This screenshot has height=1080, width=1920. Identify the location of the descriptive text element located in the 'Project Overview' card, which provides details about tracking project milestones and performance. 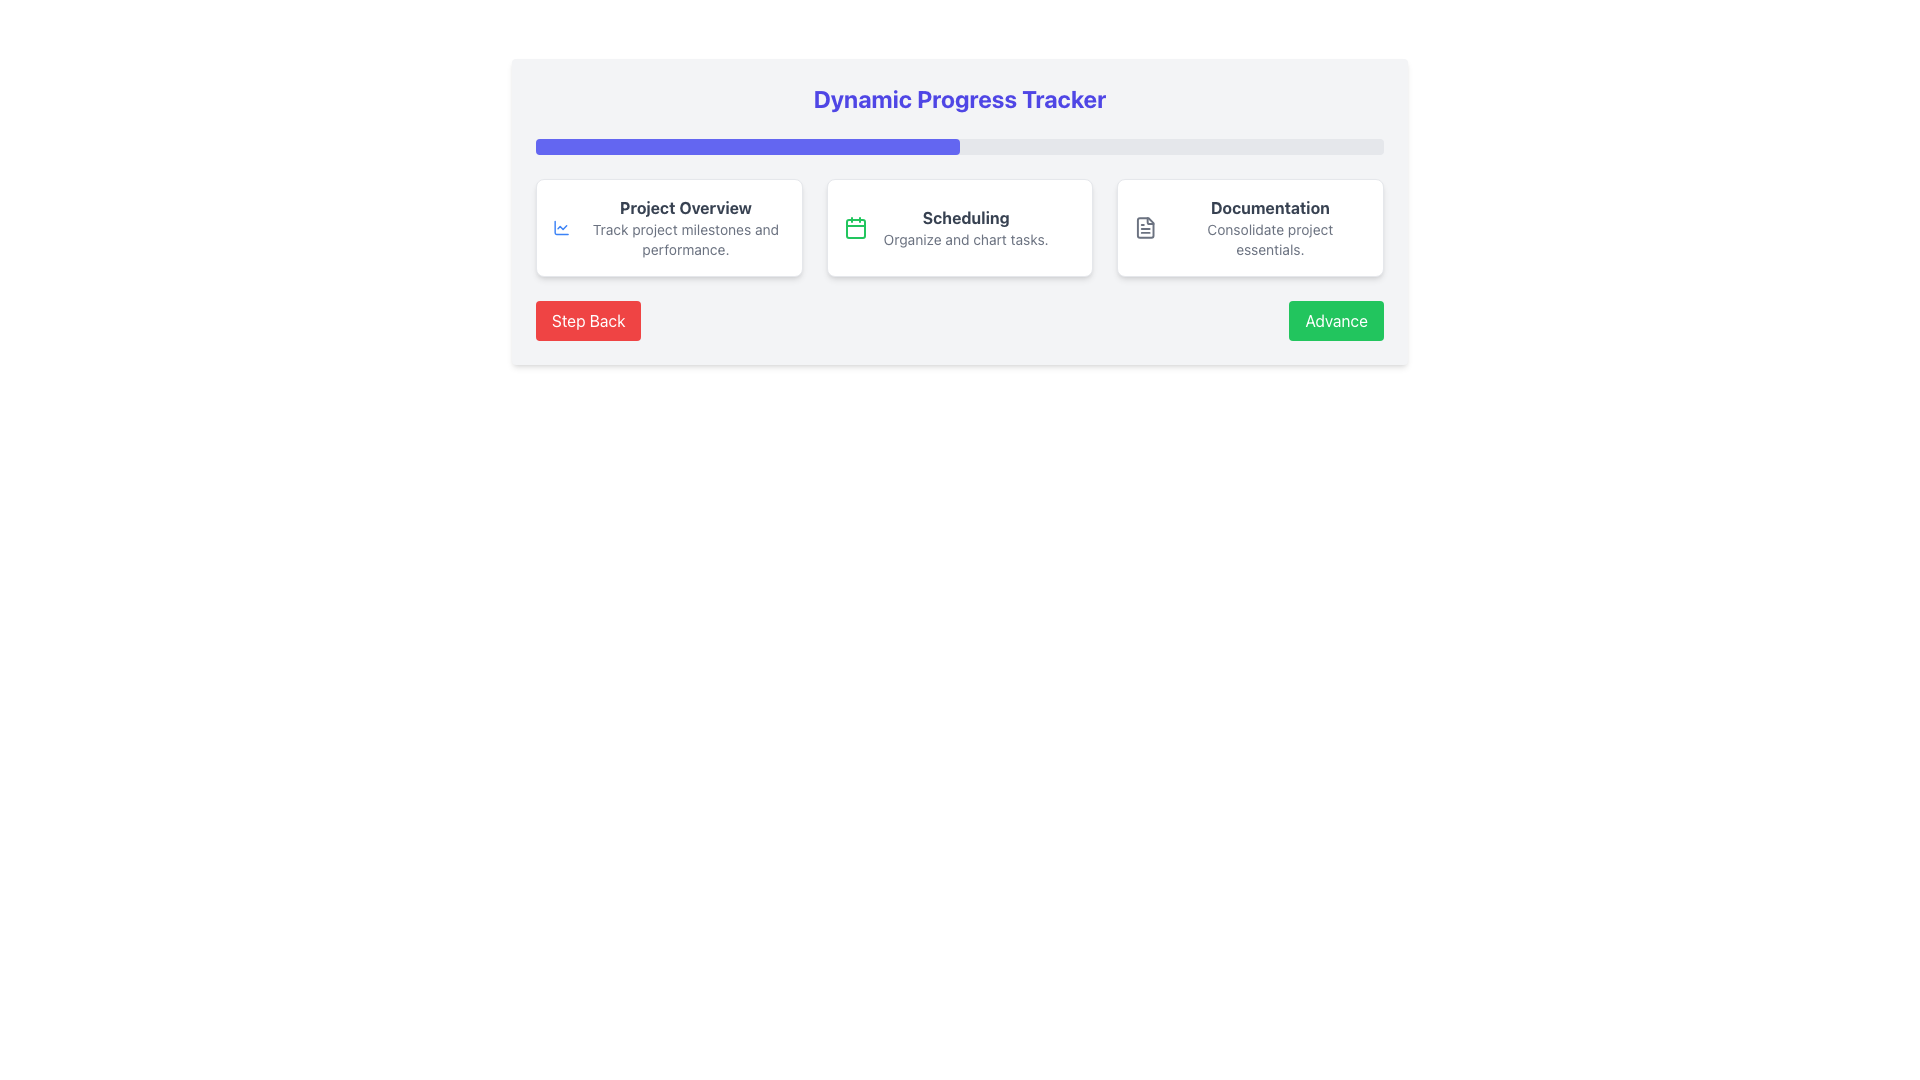
(686, 238).